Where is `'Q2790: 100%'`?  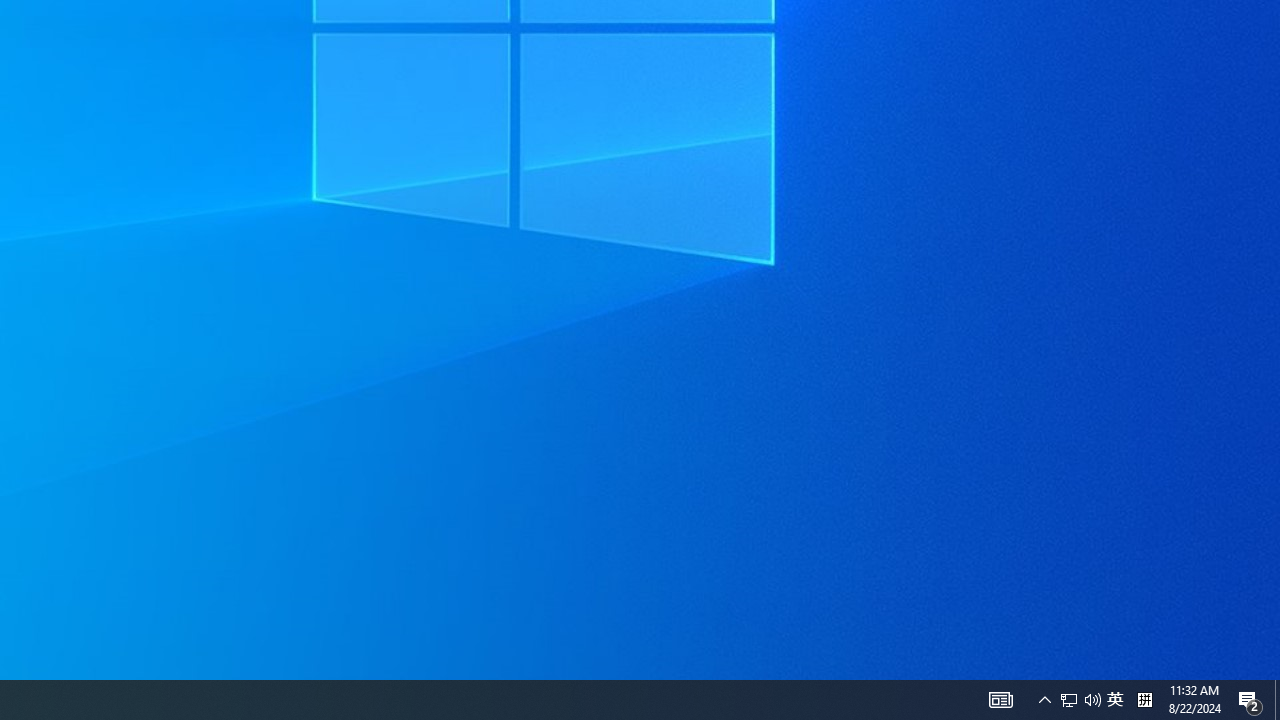
'Q2790: 100%' is located at coordinates (1092, 698).